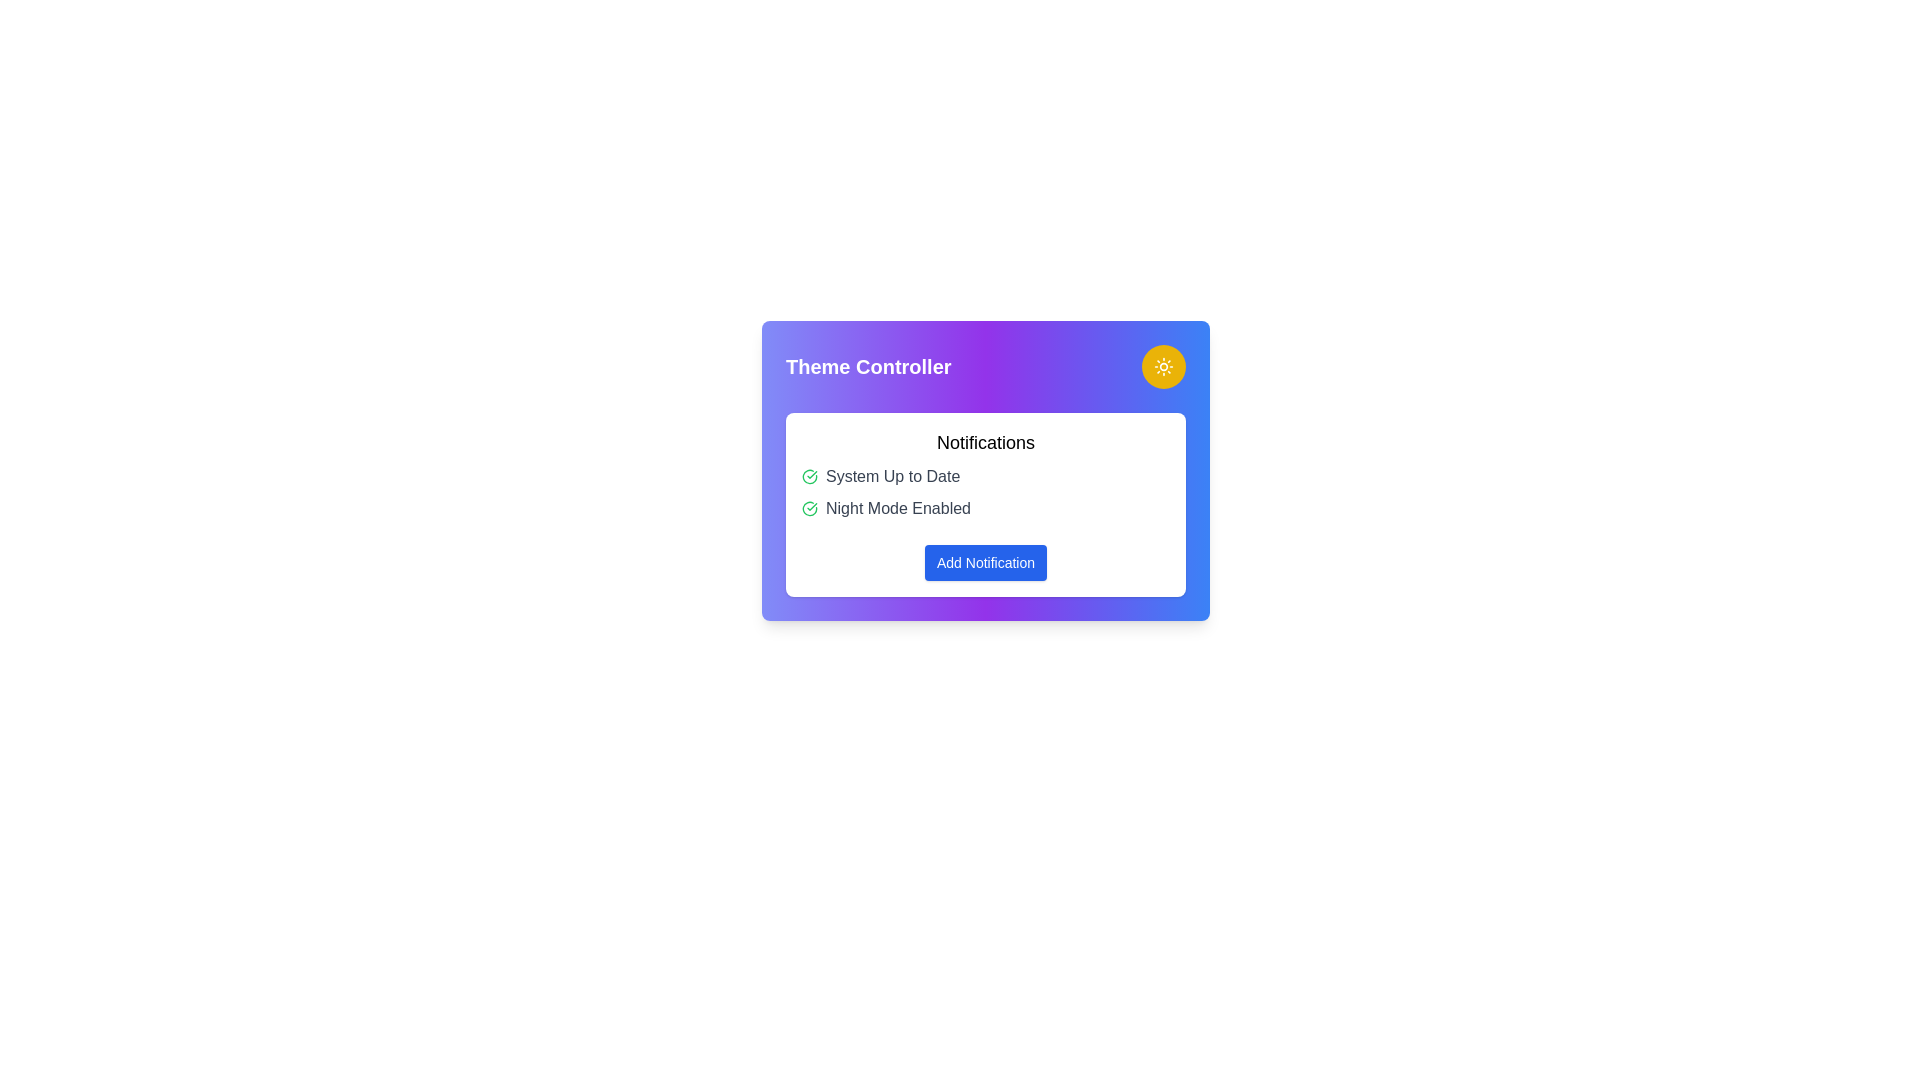 The width and height of the screenshot is (1920, 1080). What do you see at coordinates (810, 508) in the screenshot?
I see `the circular green checkmark icon located to the left of the text 'Night Mode Enabled'` at bounding box center [810, 508].